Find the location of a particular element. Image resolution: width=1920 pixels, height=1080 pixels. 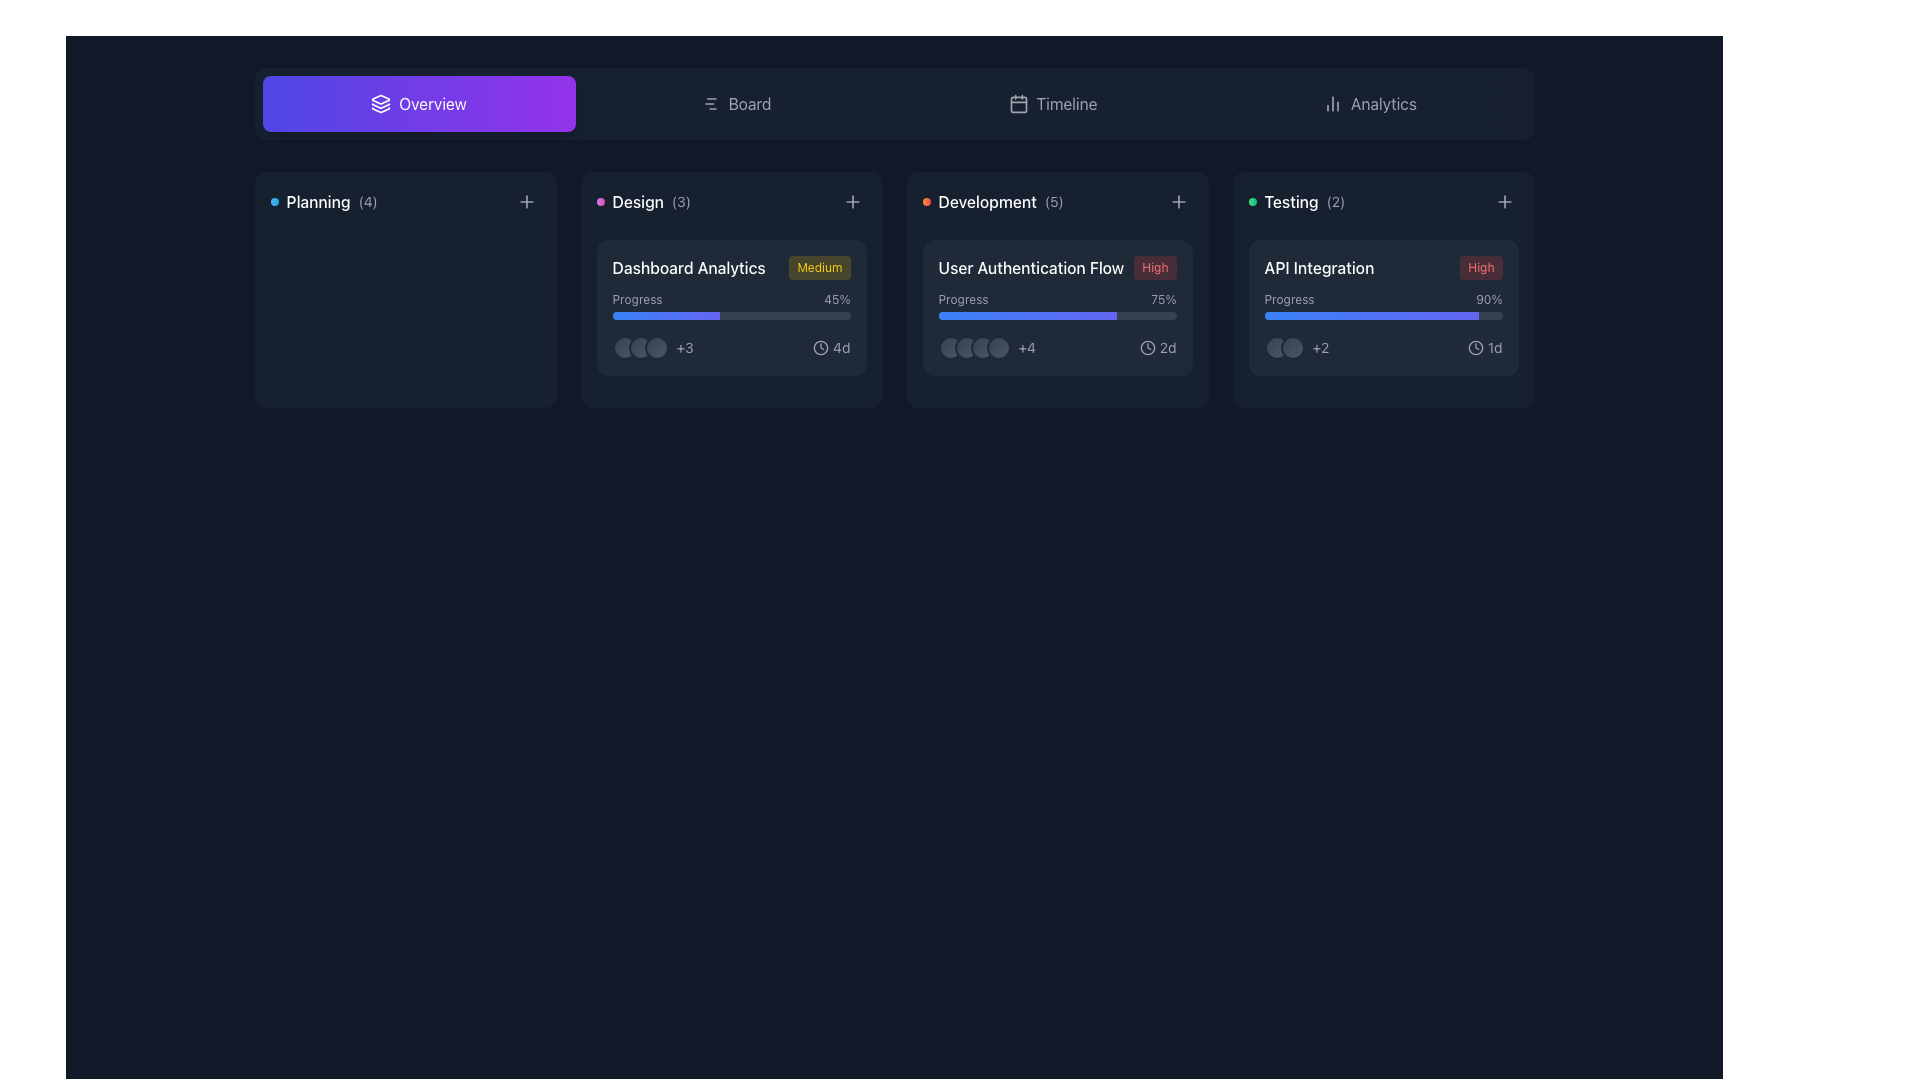

the 'add' or 'create' button located in the top-right corner of the 'Testing' card is located at coordinates (1504, 201).